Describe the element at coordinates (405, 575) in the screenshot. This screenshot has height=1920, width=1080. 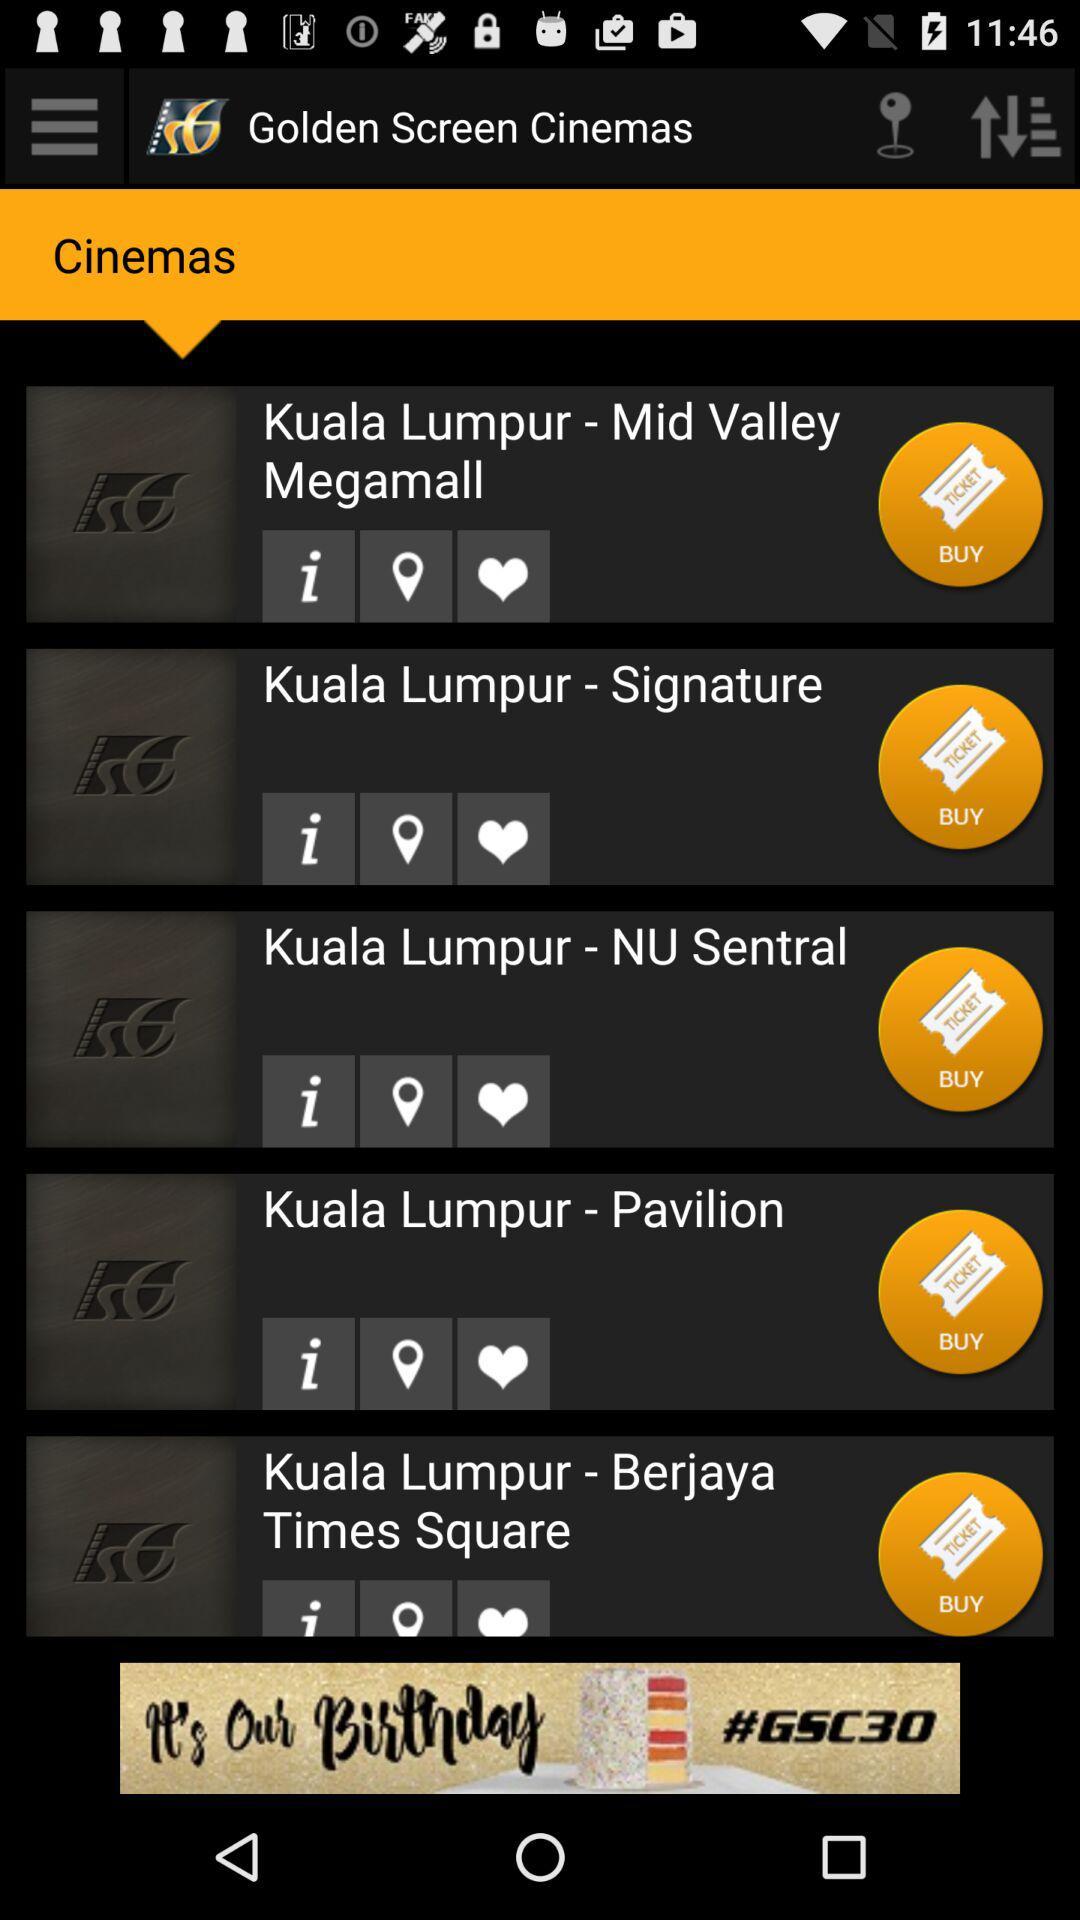
I see `logation` at that location.